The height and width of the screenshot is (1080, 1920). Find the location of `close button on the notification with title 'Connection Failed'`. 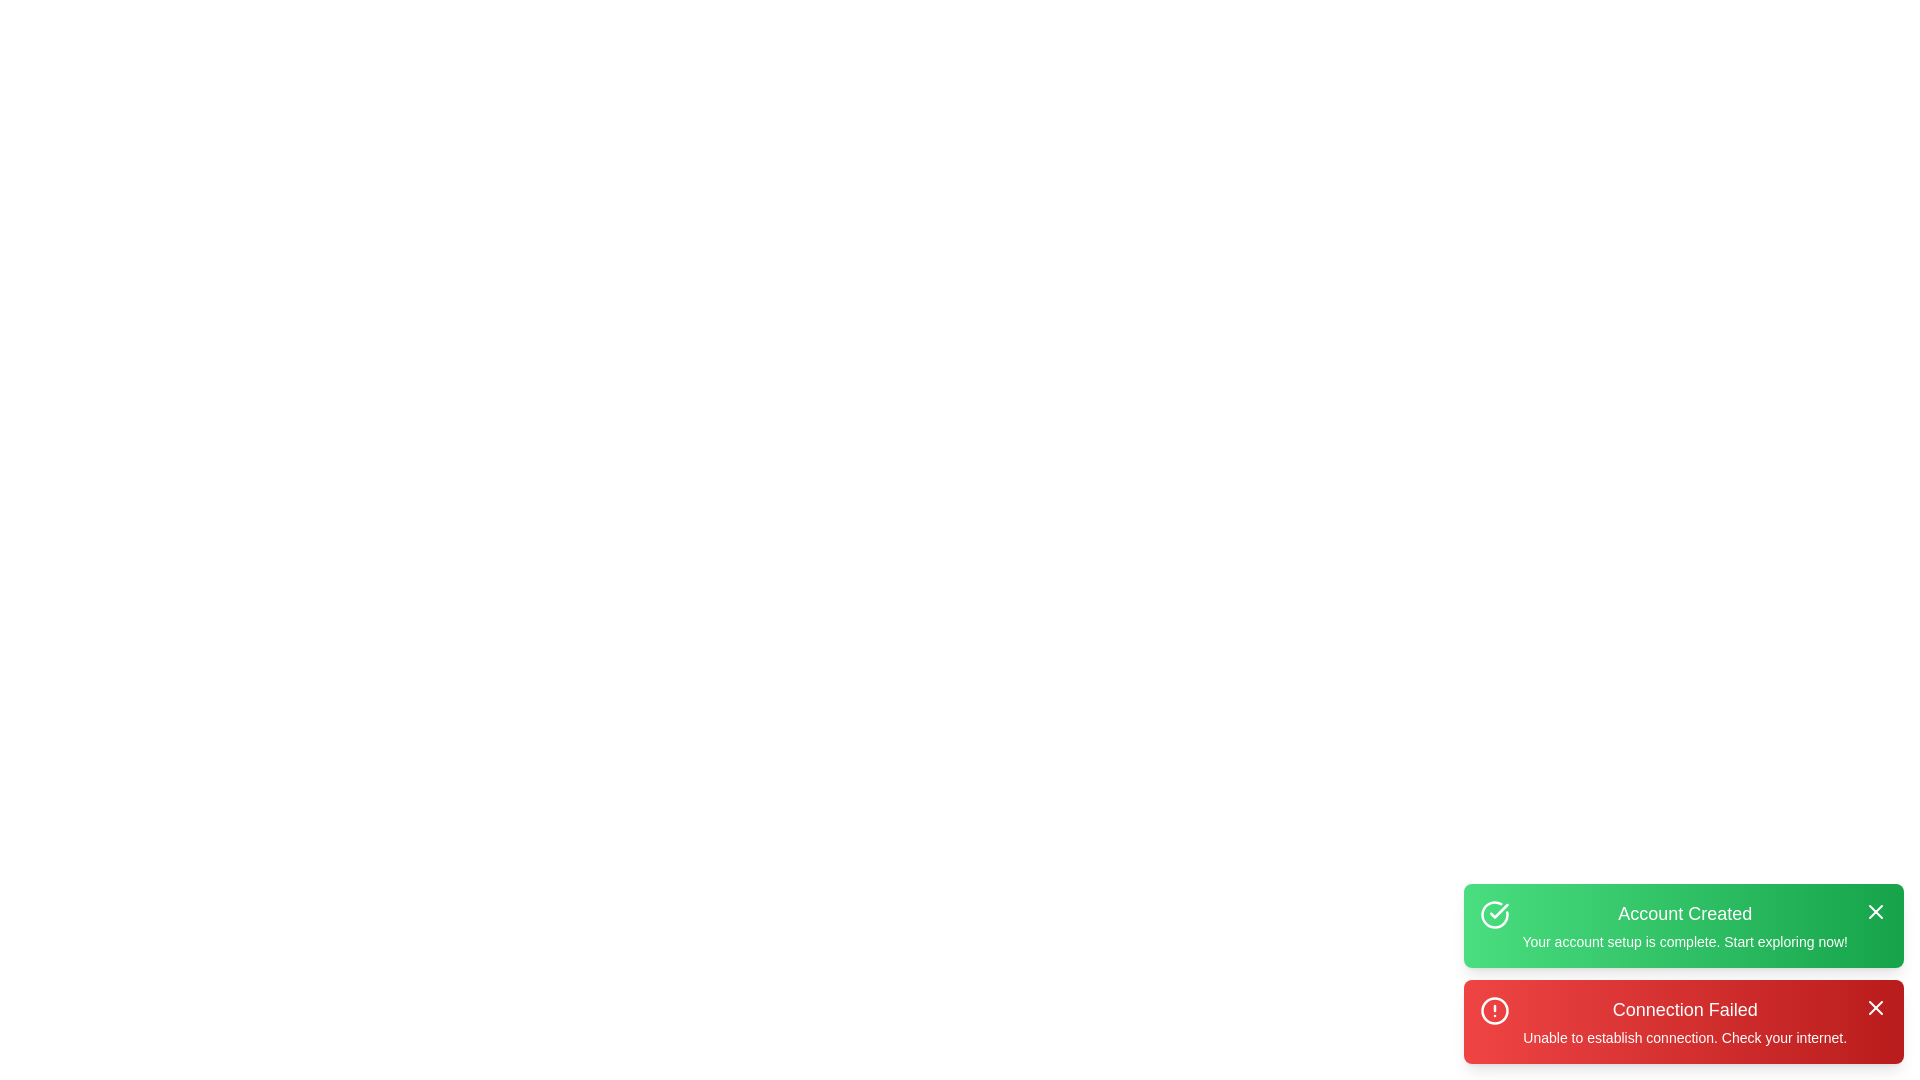

close button on the notification with title 'Connection Failed' is located at coordinates (1875, 1007).